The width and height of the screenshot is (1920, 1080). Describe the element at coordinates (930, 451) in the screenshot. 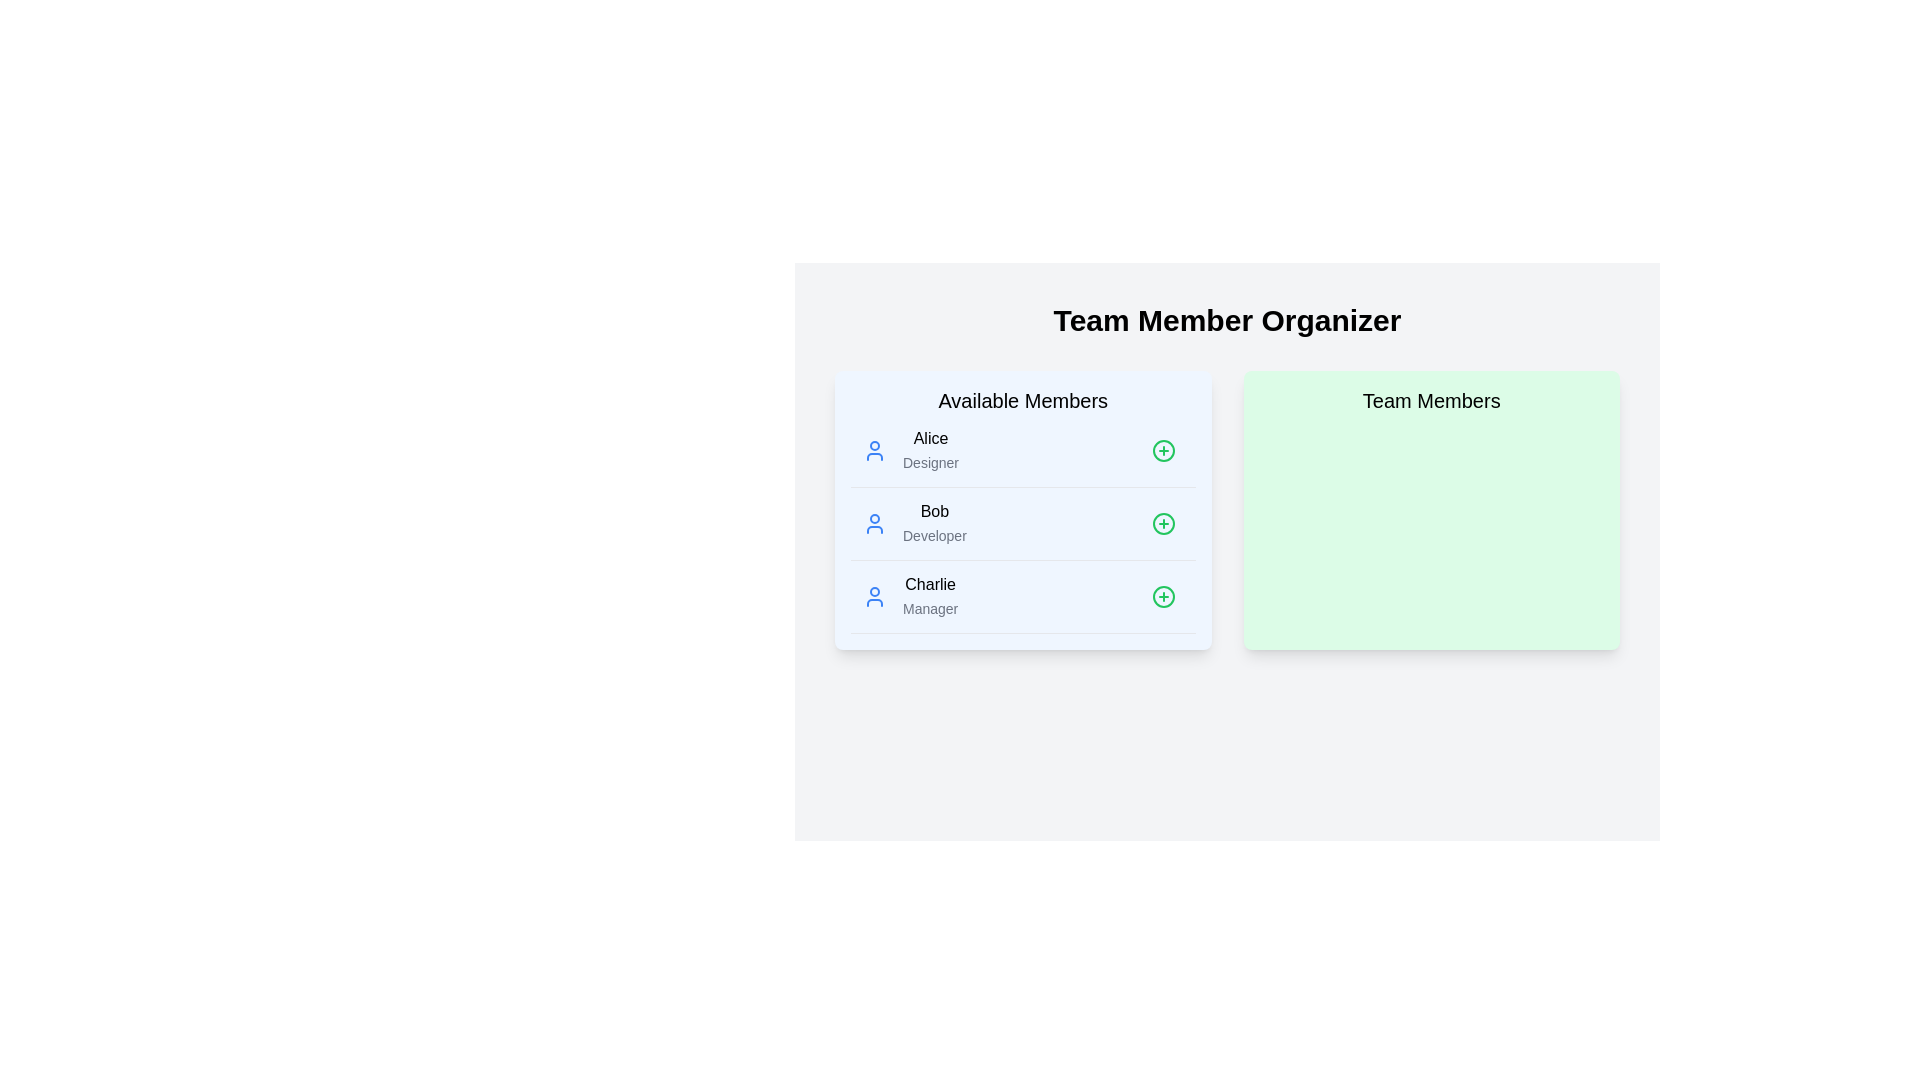

I see `the text block displaying 'Alice: Designer' in the 'Available Members' section` at that location.